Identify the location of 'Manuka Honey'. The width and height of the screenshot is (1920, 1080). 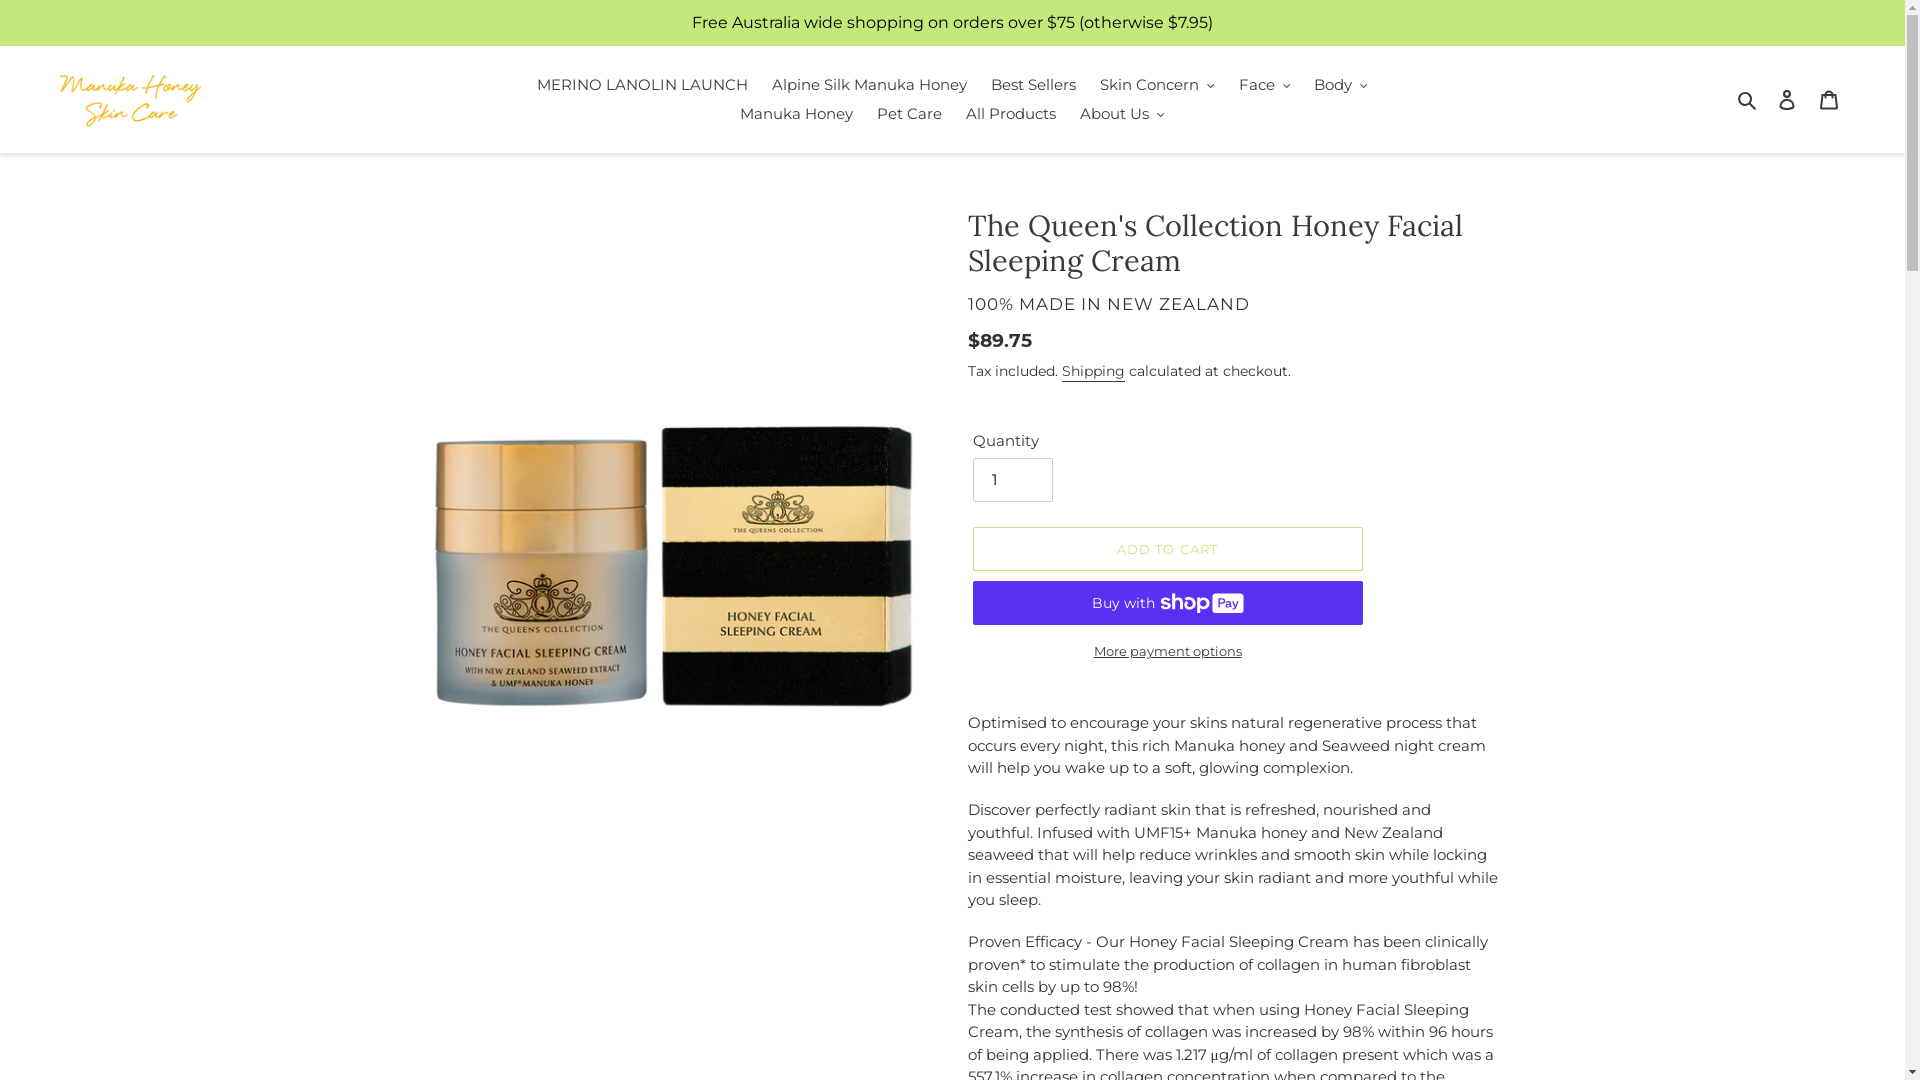
(795, 114).